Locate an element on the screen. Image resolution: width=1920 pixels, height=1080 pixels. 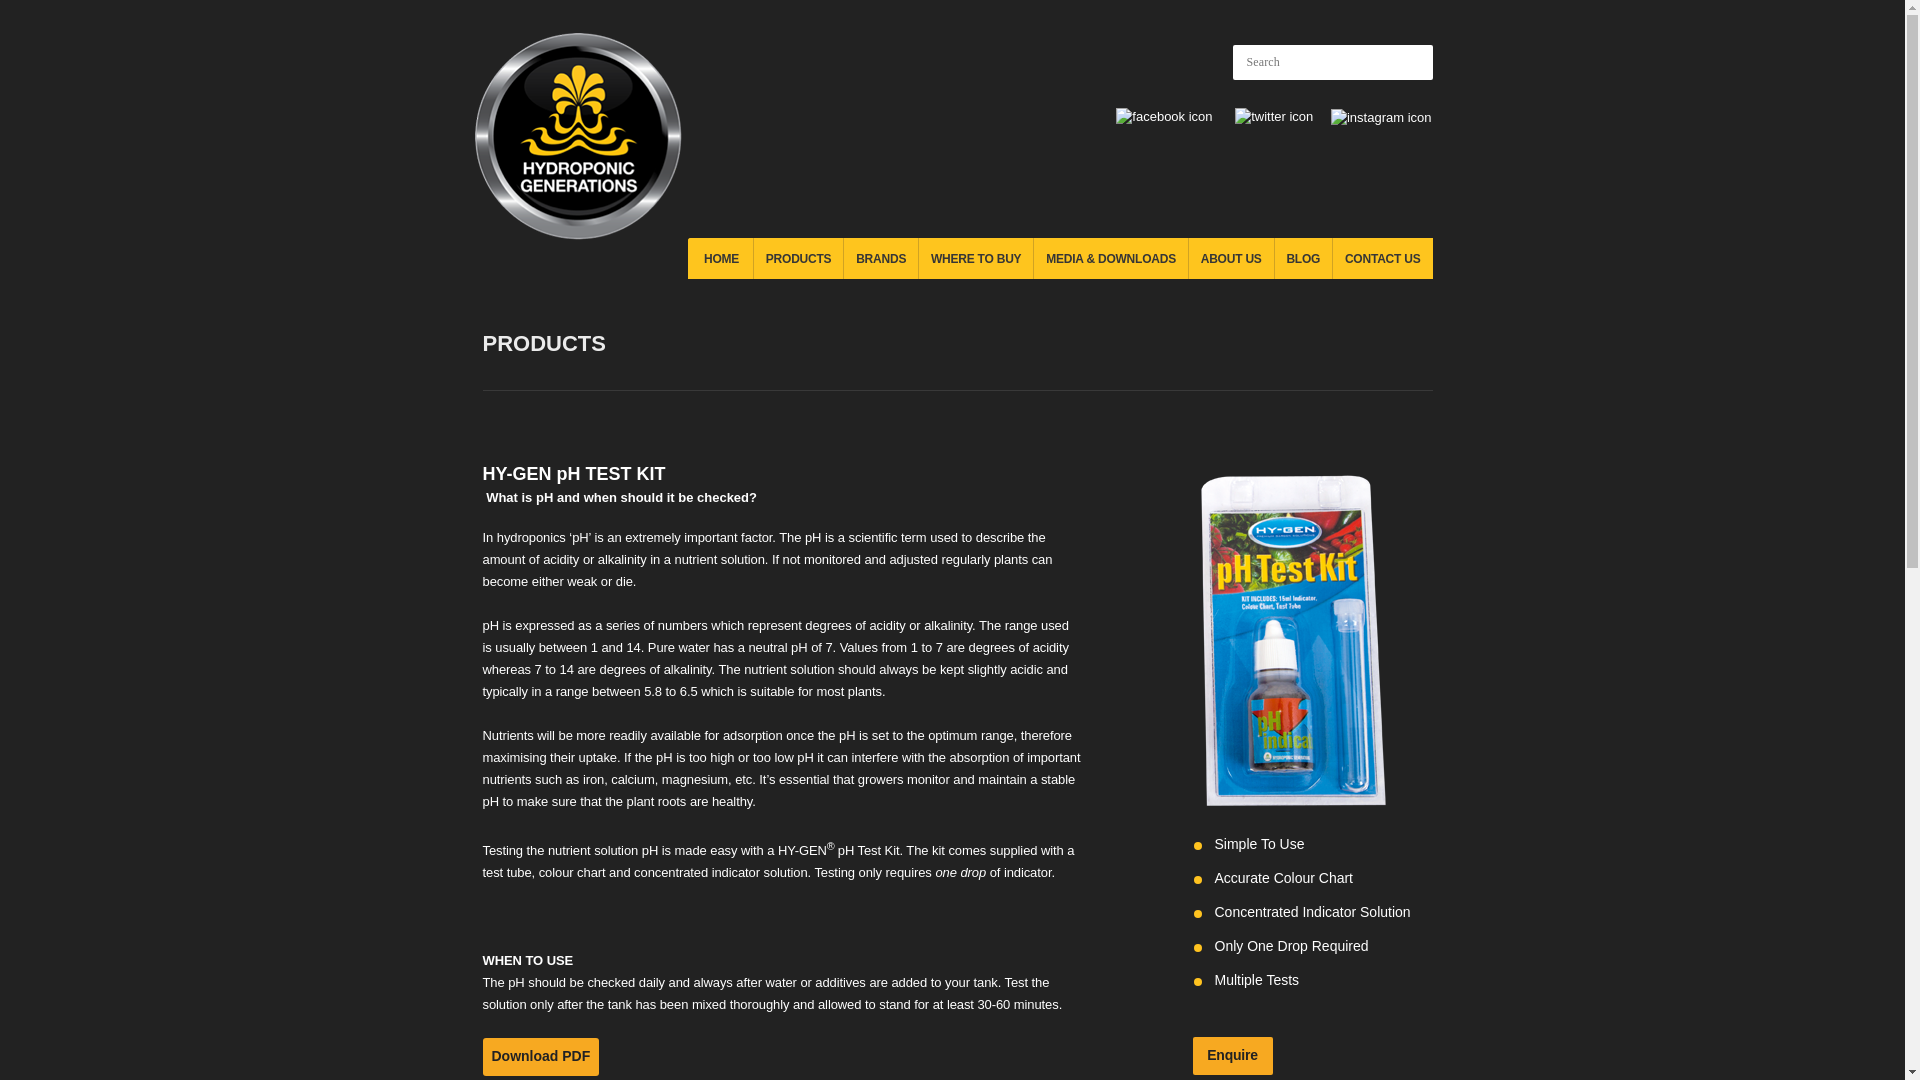
'BLOG' is located at coordinates (1304, 257).